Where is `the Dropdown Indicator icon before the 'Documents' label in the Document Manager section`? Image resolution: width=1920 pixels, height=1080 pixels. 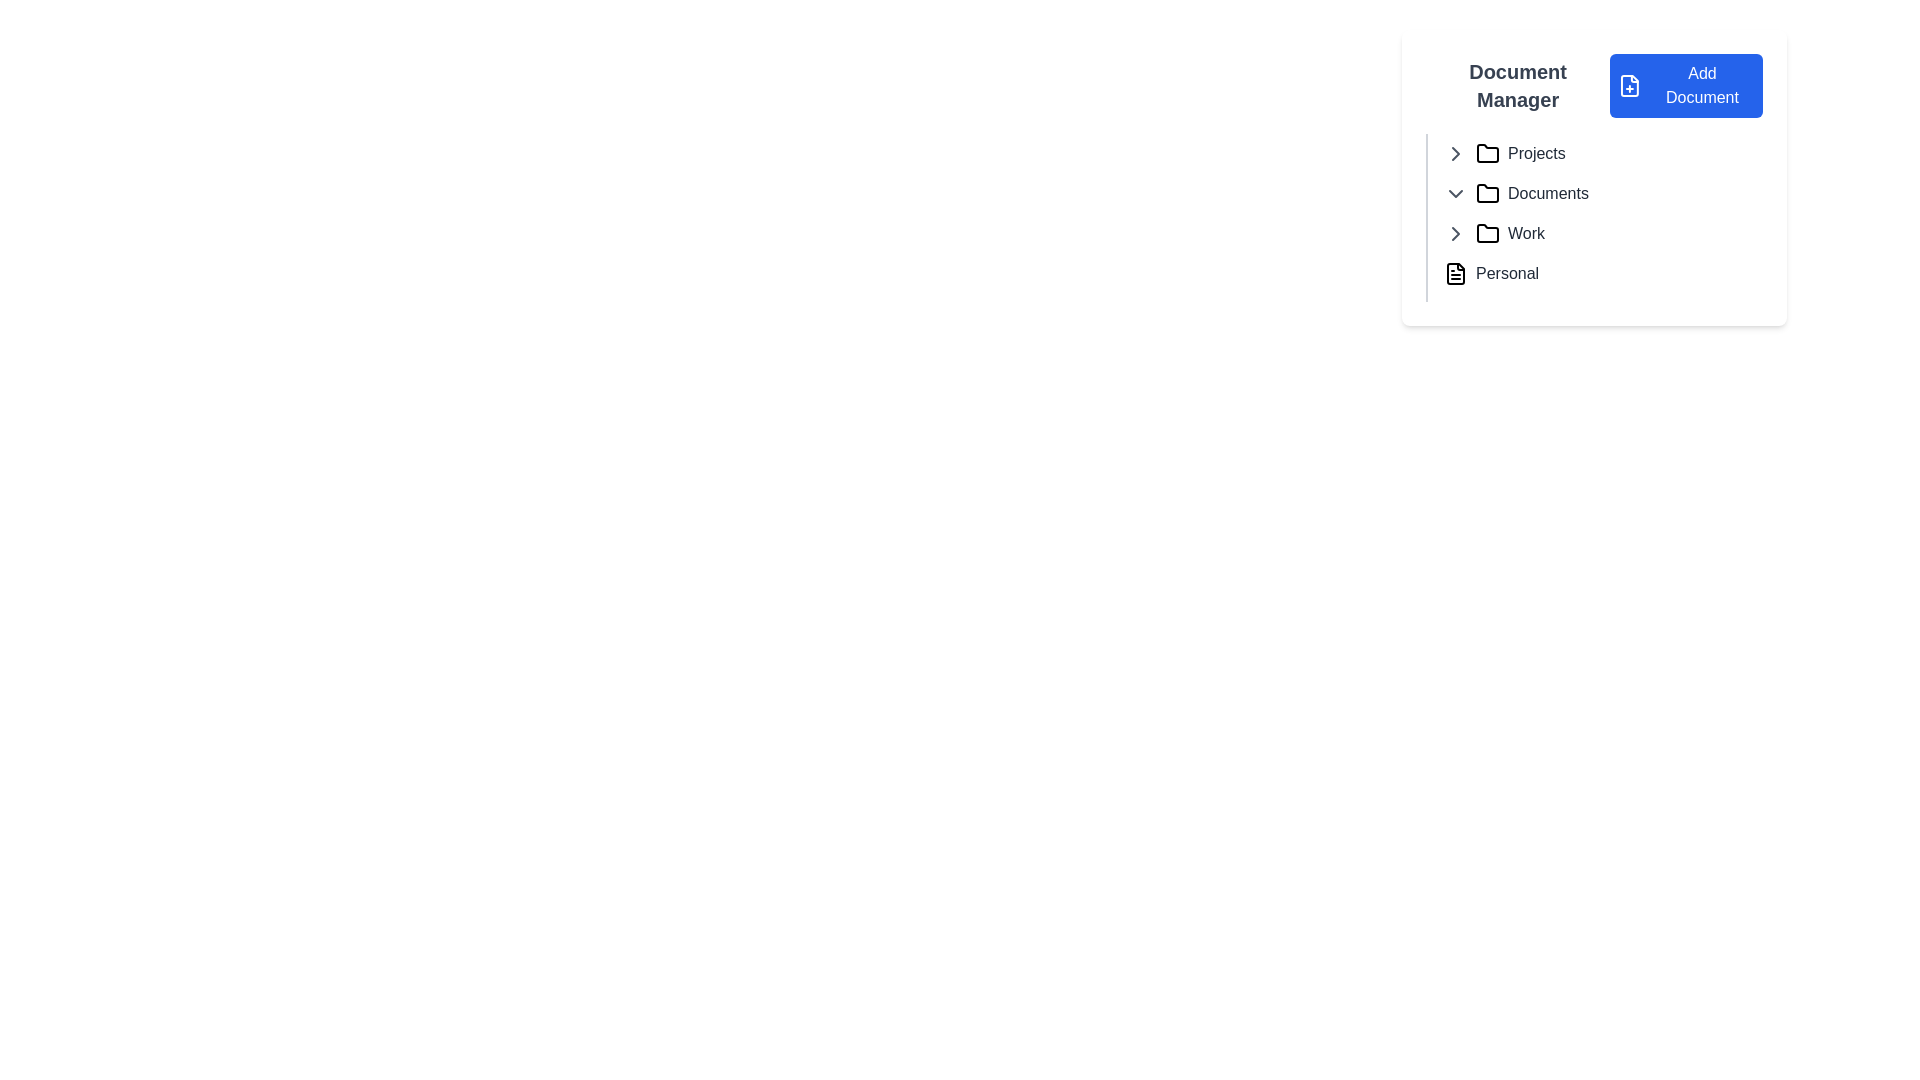 the Dropdown Indicator icon before the 'Documents' label in the Document Manager section is located at coordinates (1455, 193).